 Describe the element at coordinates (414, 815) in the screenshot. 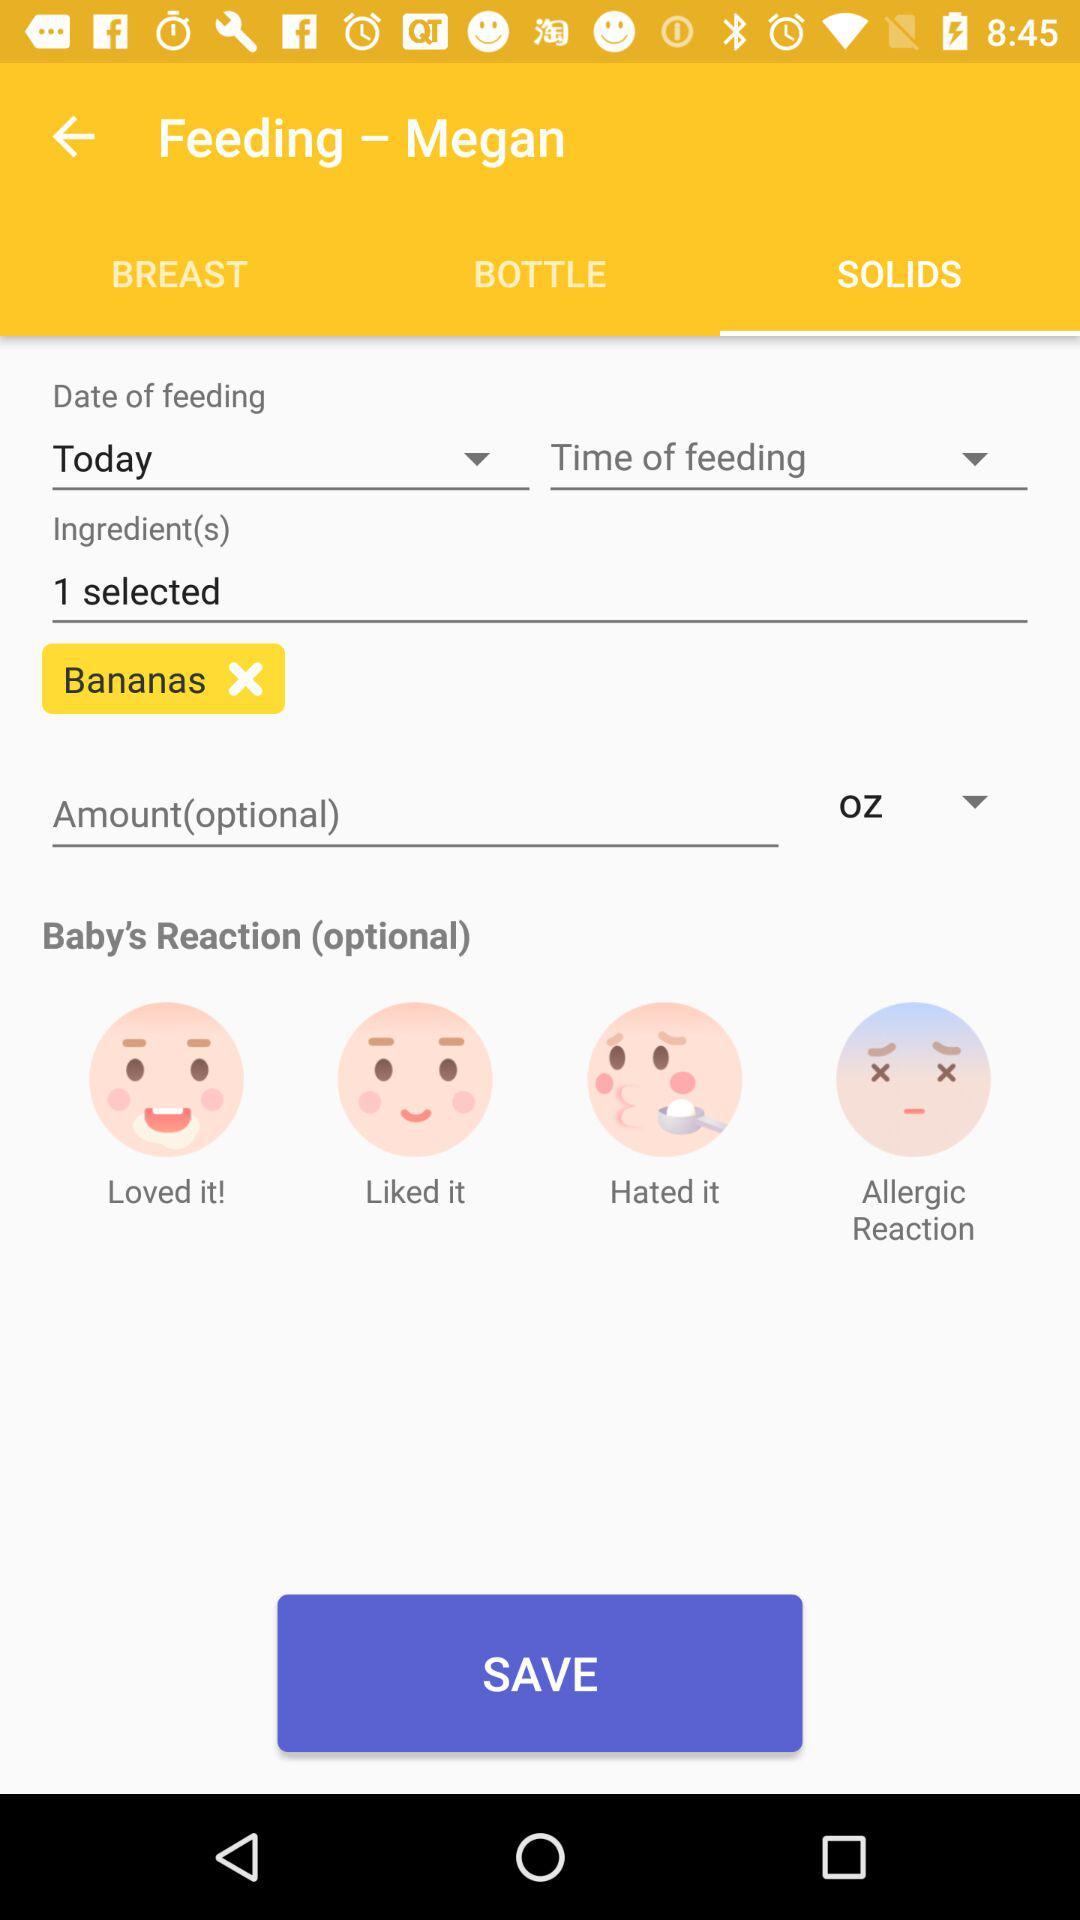

I see `amount optional` at that location.